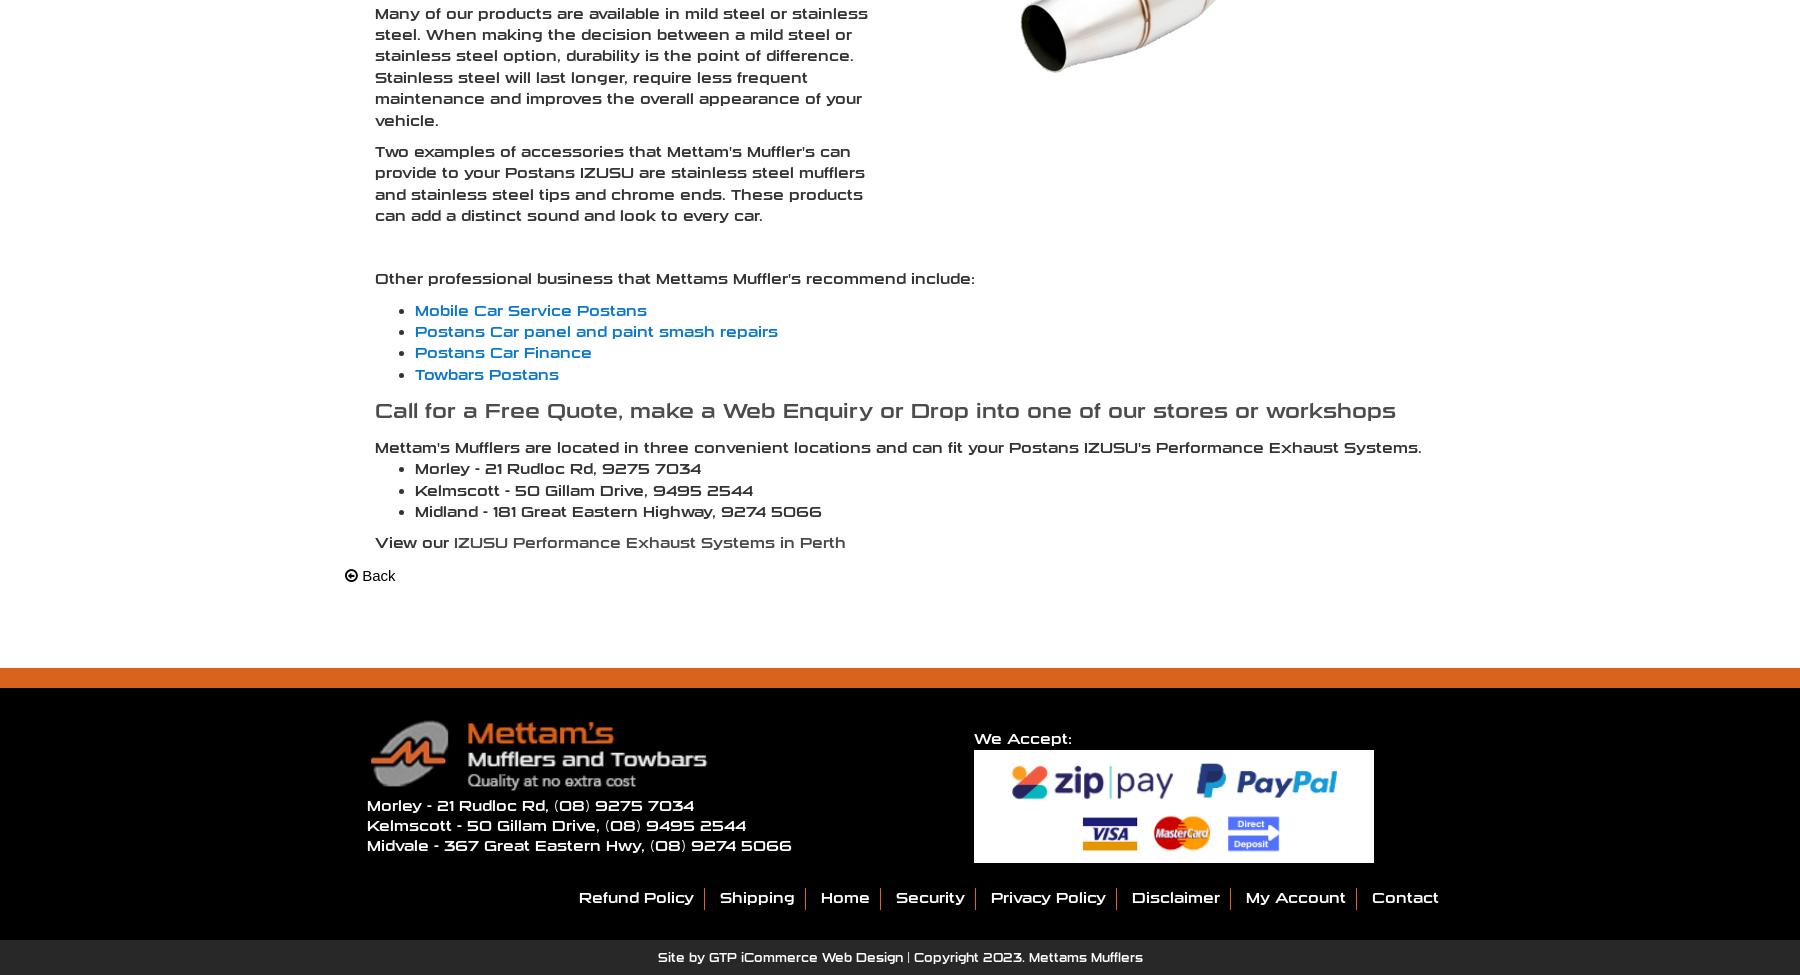 The height and width of the screenshot is (975, 1800). I want to click on 'Shipping', so click(755, 896).